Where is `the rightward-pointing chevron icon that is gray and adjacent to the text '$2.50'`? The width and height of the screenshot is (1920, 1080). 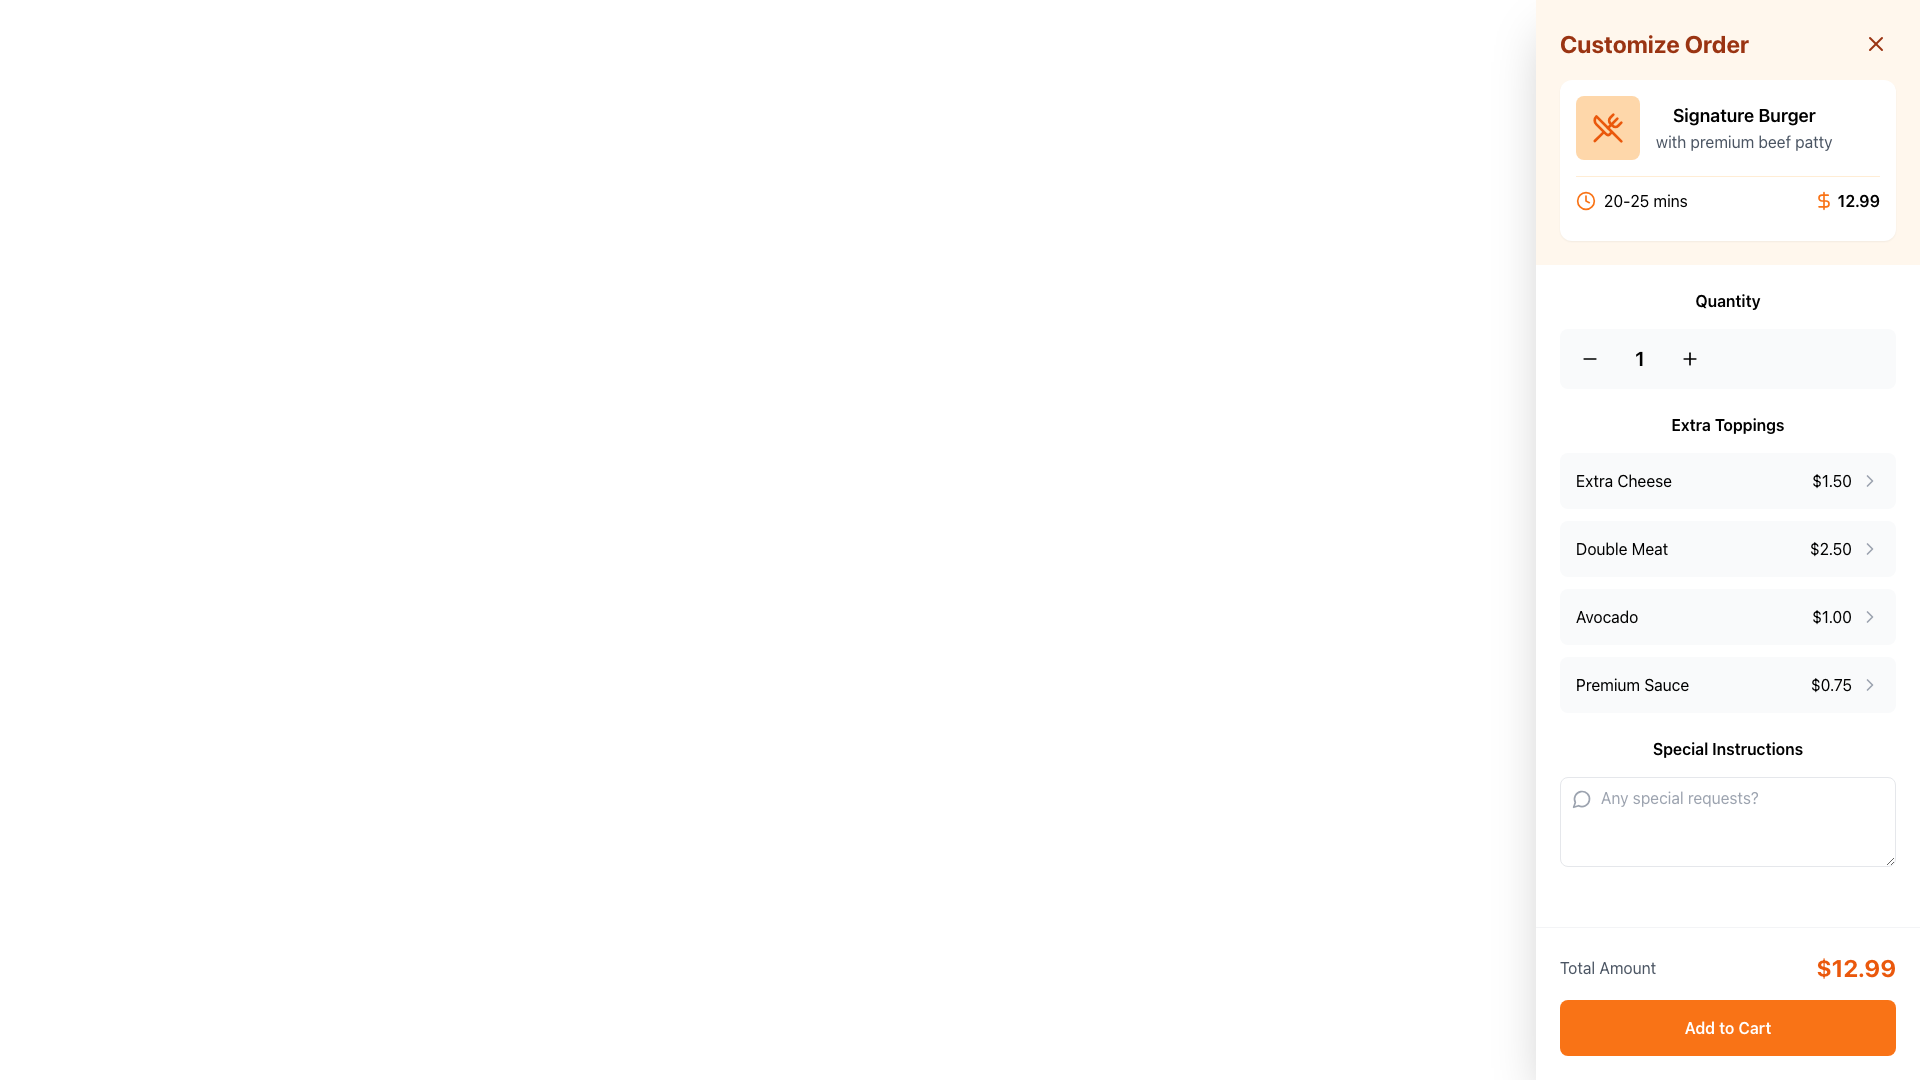
the rightward-pointing chevron icon that is gray and adjacent to the text '$2.50' is located at coordinates (1869, 548).